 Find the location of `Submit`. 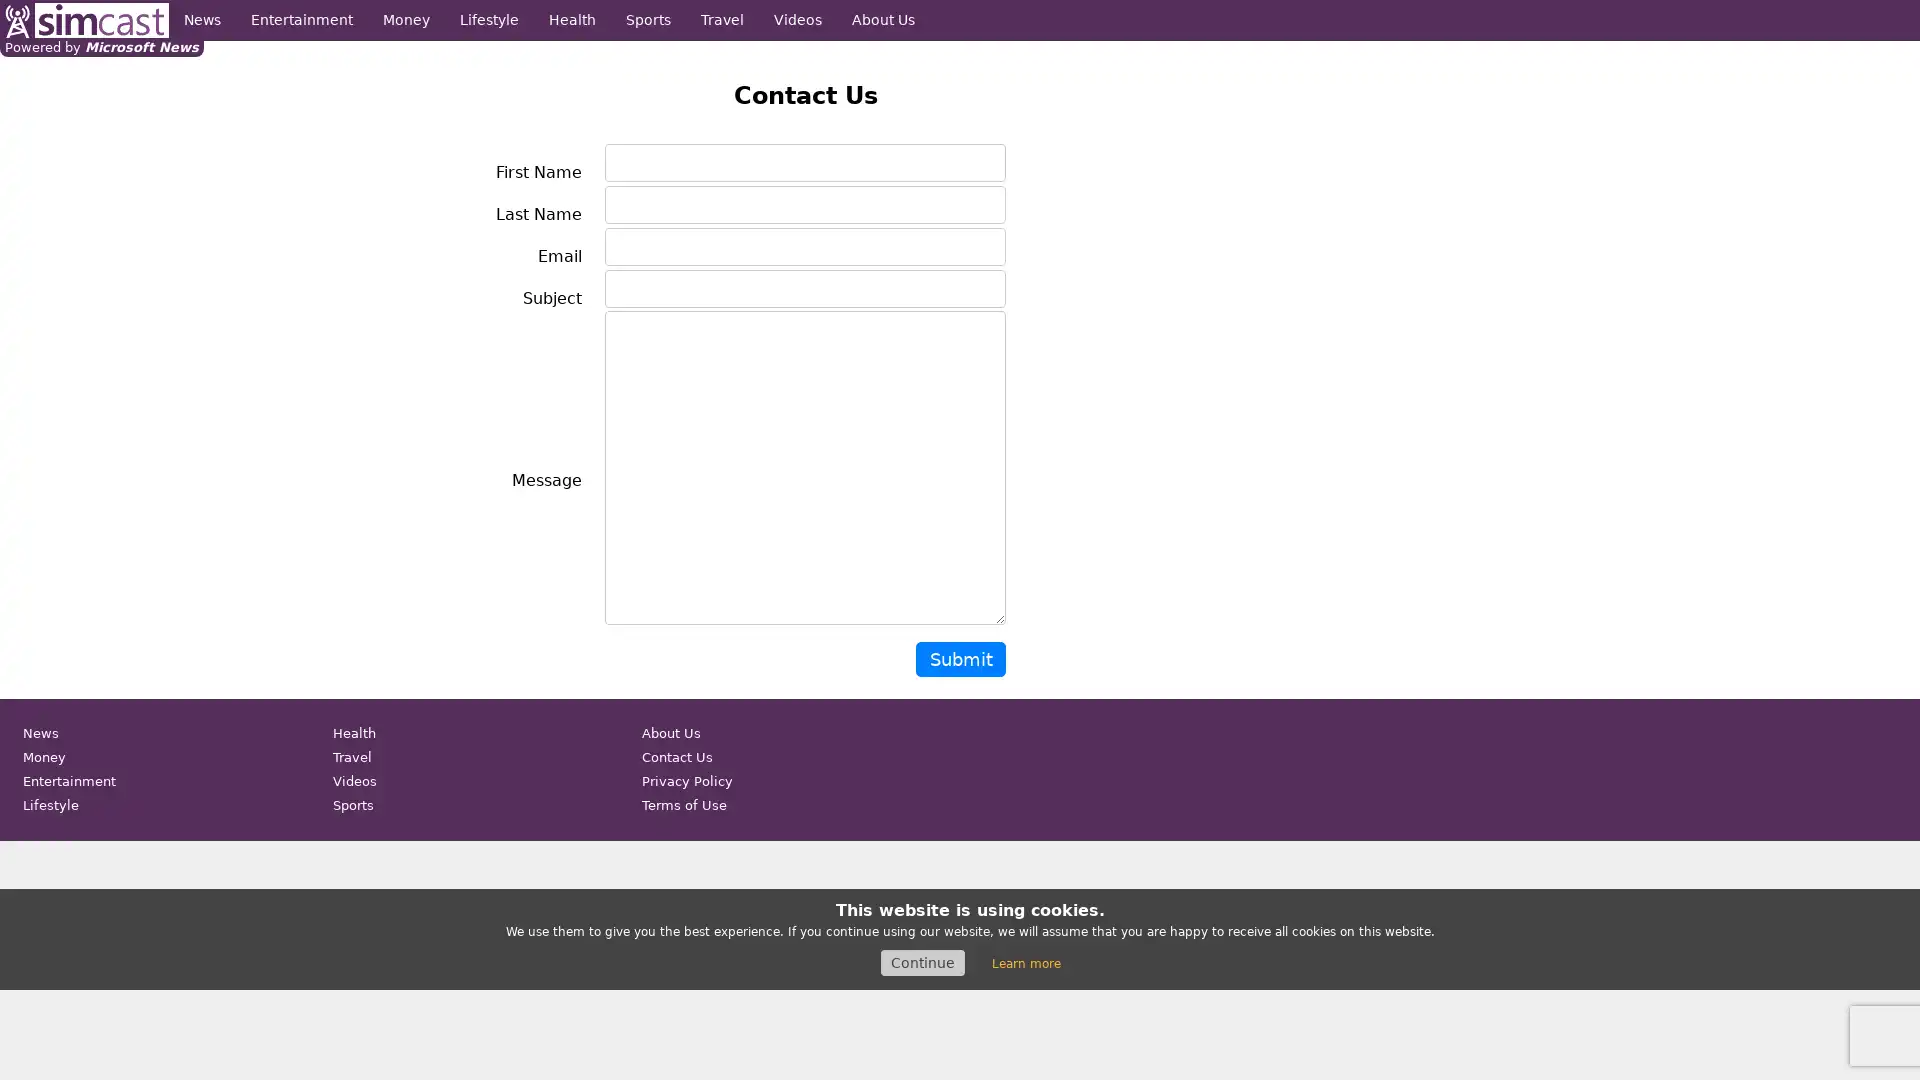

Submit is located at coordinates (960, 659).